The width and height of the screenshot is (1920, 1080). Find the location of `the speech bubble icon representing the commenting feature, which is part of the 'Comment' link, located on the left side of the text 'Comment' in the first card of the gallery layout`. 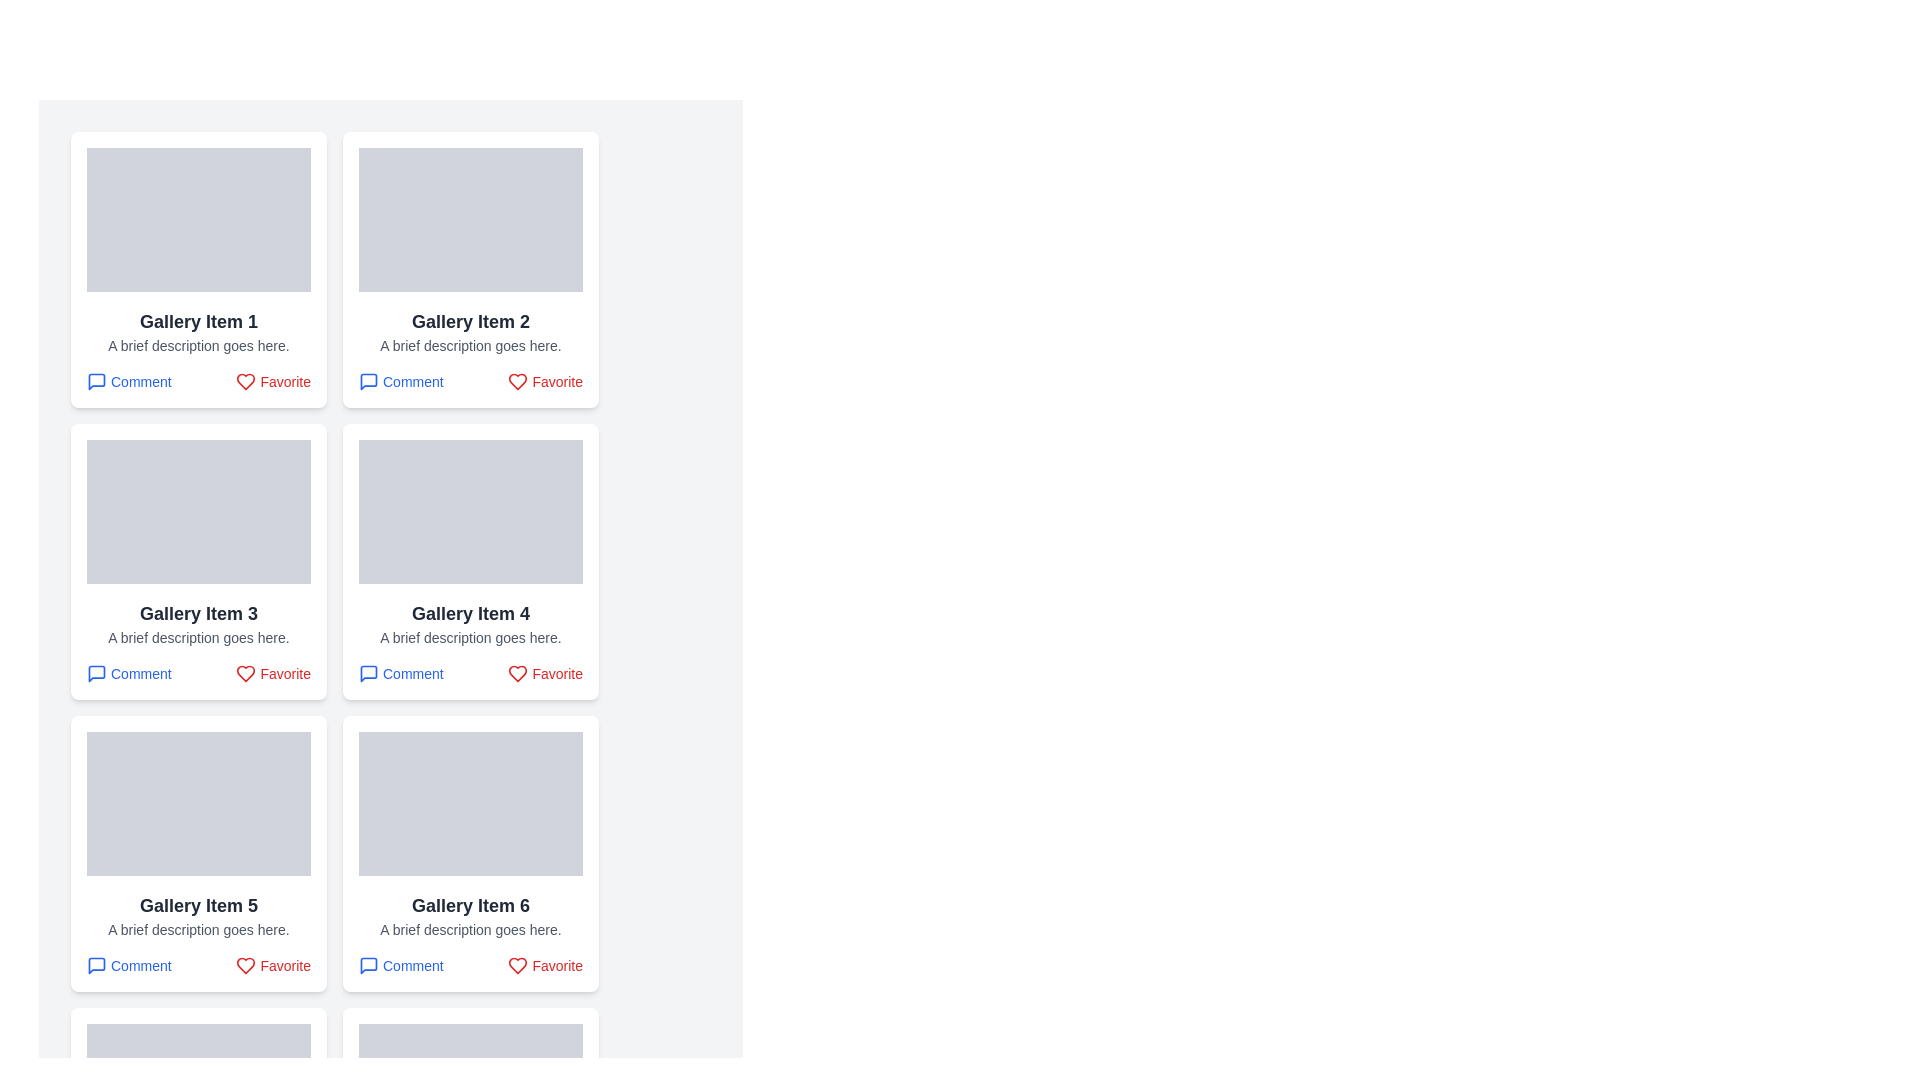

the speech bubble icon representing the commenting feature, which is part of the 'Comment' link, located on the left side of the text 'Comment' in the first card of the gallery layout is located at coordinates (95, 381).